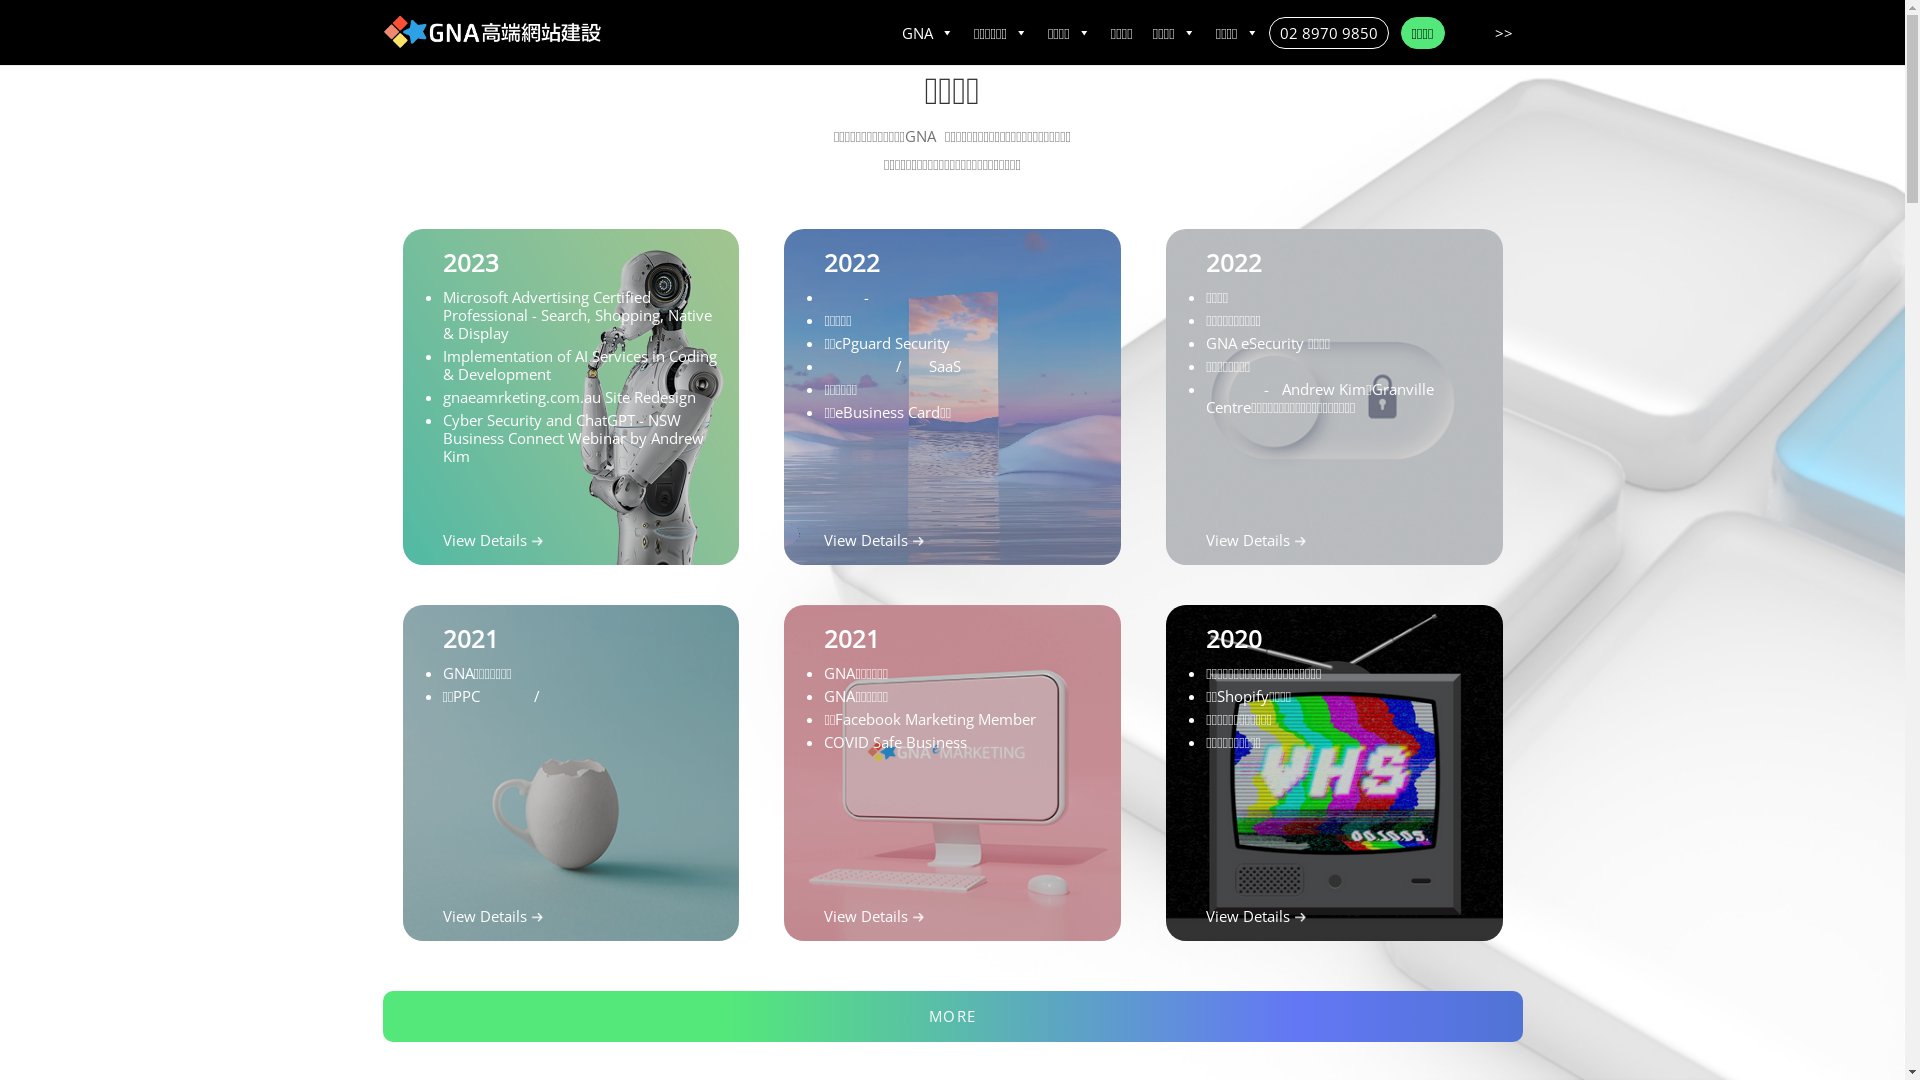  What do you see at coordinates (440, 540) in the screenshot?
I see `'View Details'` at bounding box center [440, 540].